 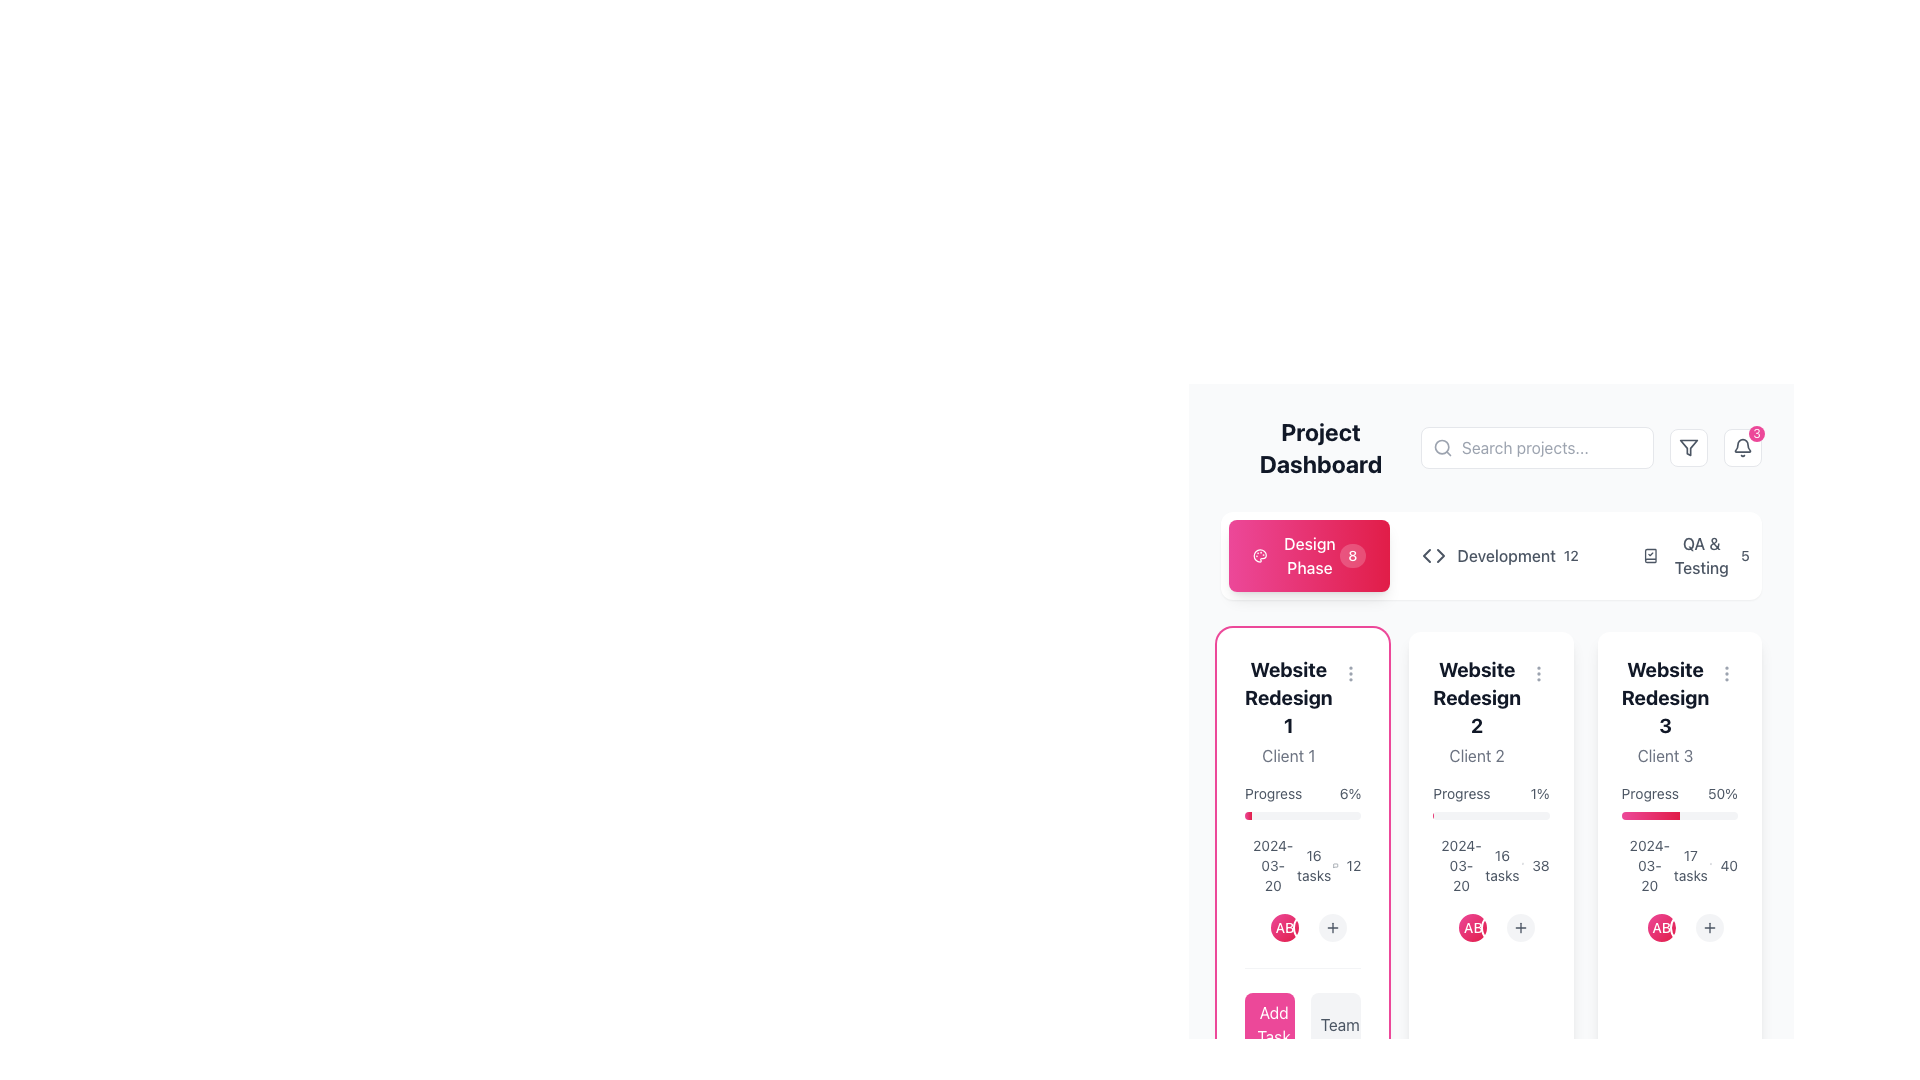 What do you see at coordinates (1679, 801) in the screenshot?
I see `on the 'Progress' component displaying '50%' within the 'Website Redesign 3' section under the 'Design Phase' tab` at bounding box center [1679, 801].